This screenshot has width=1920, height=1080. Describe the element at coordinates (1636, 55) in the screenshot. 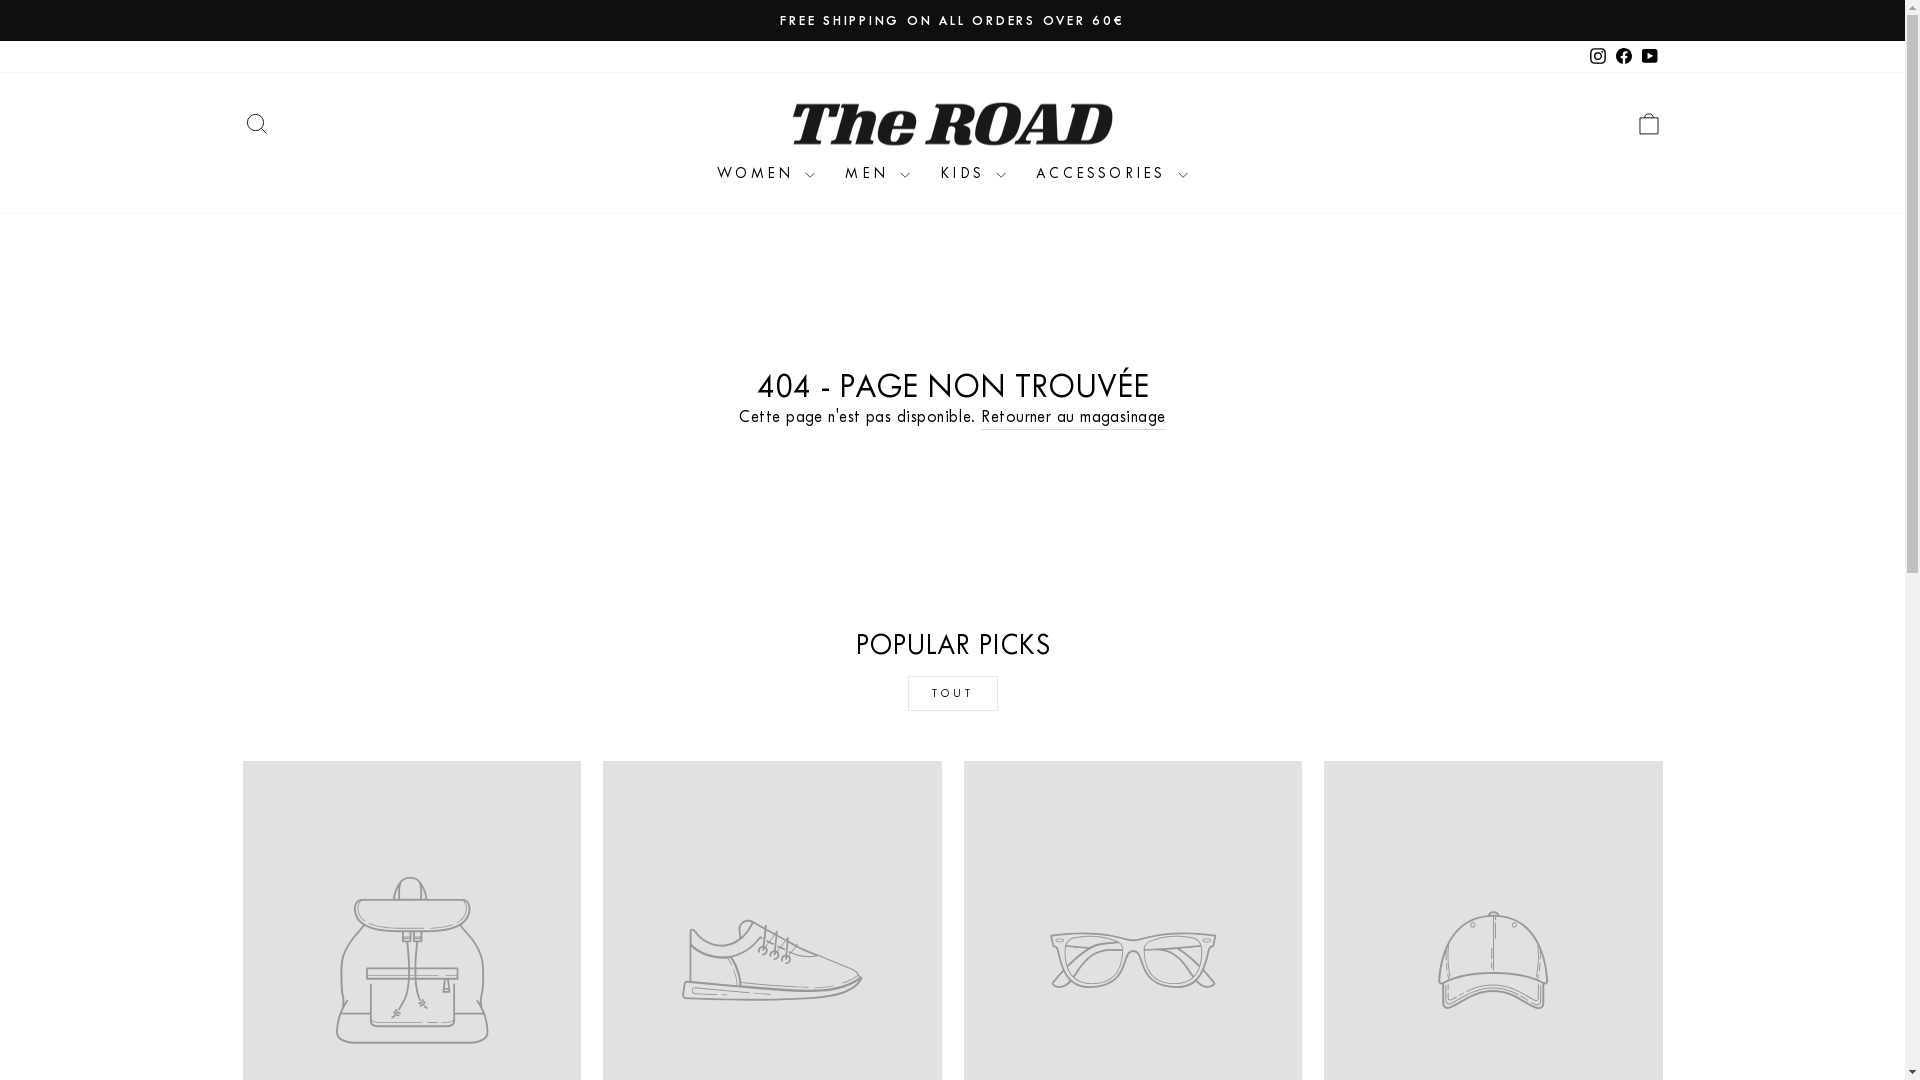

I see `'YouTube'` at that location.